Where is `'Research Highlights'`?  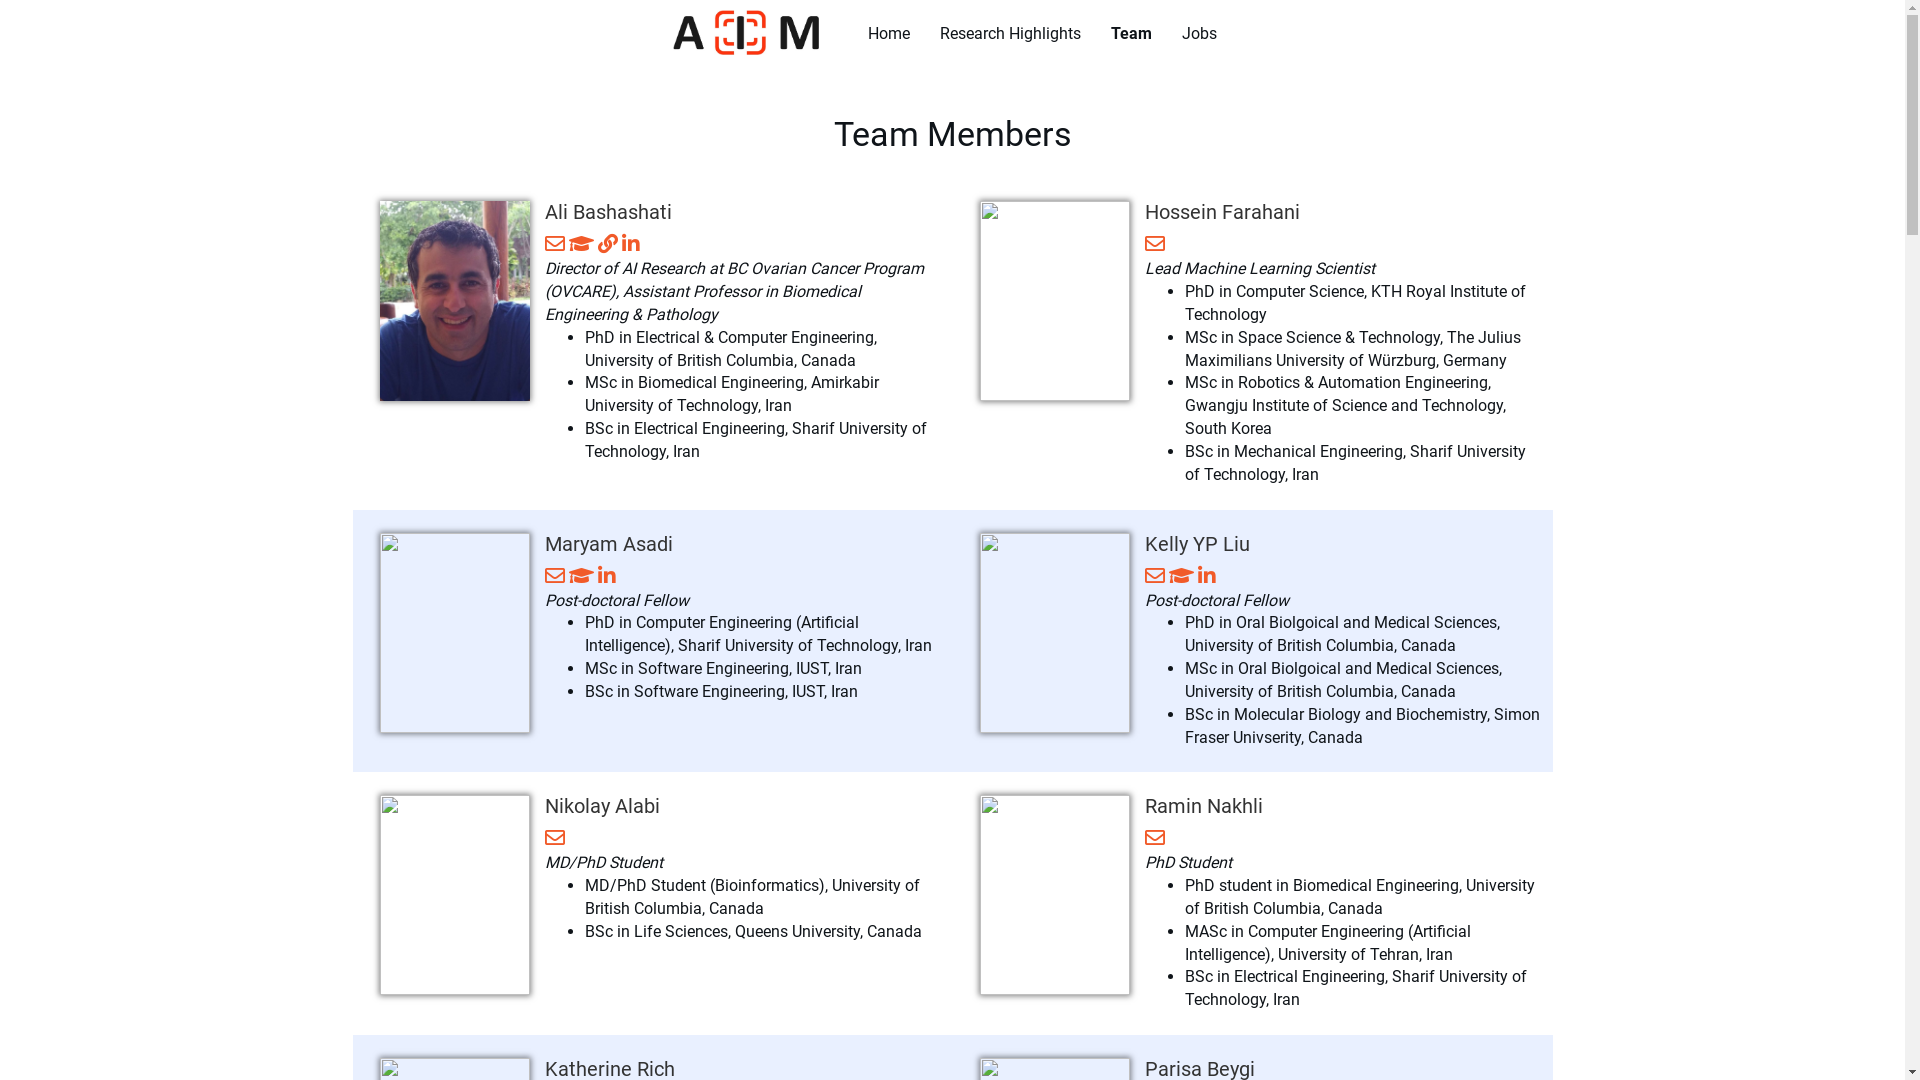 'Research Highlights' is located at coordinates (1010, 34).